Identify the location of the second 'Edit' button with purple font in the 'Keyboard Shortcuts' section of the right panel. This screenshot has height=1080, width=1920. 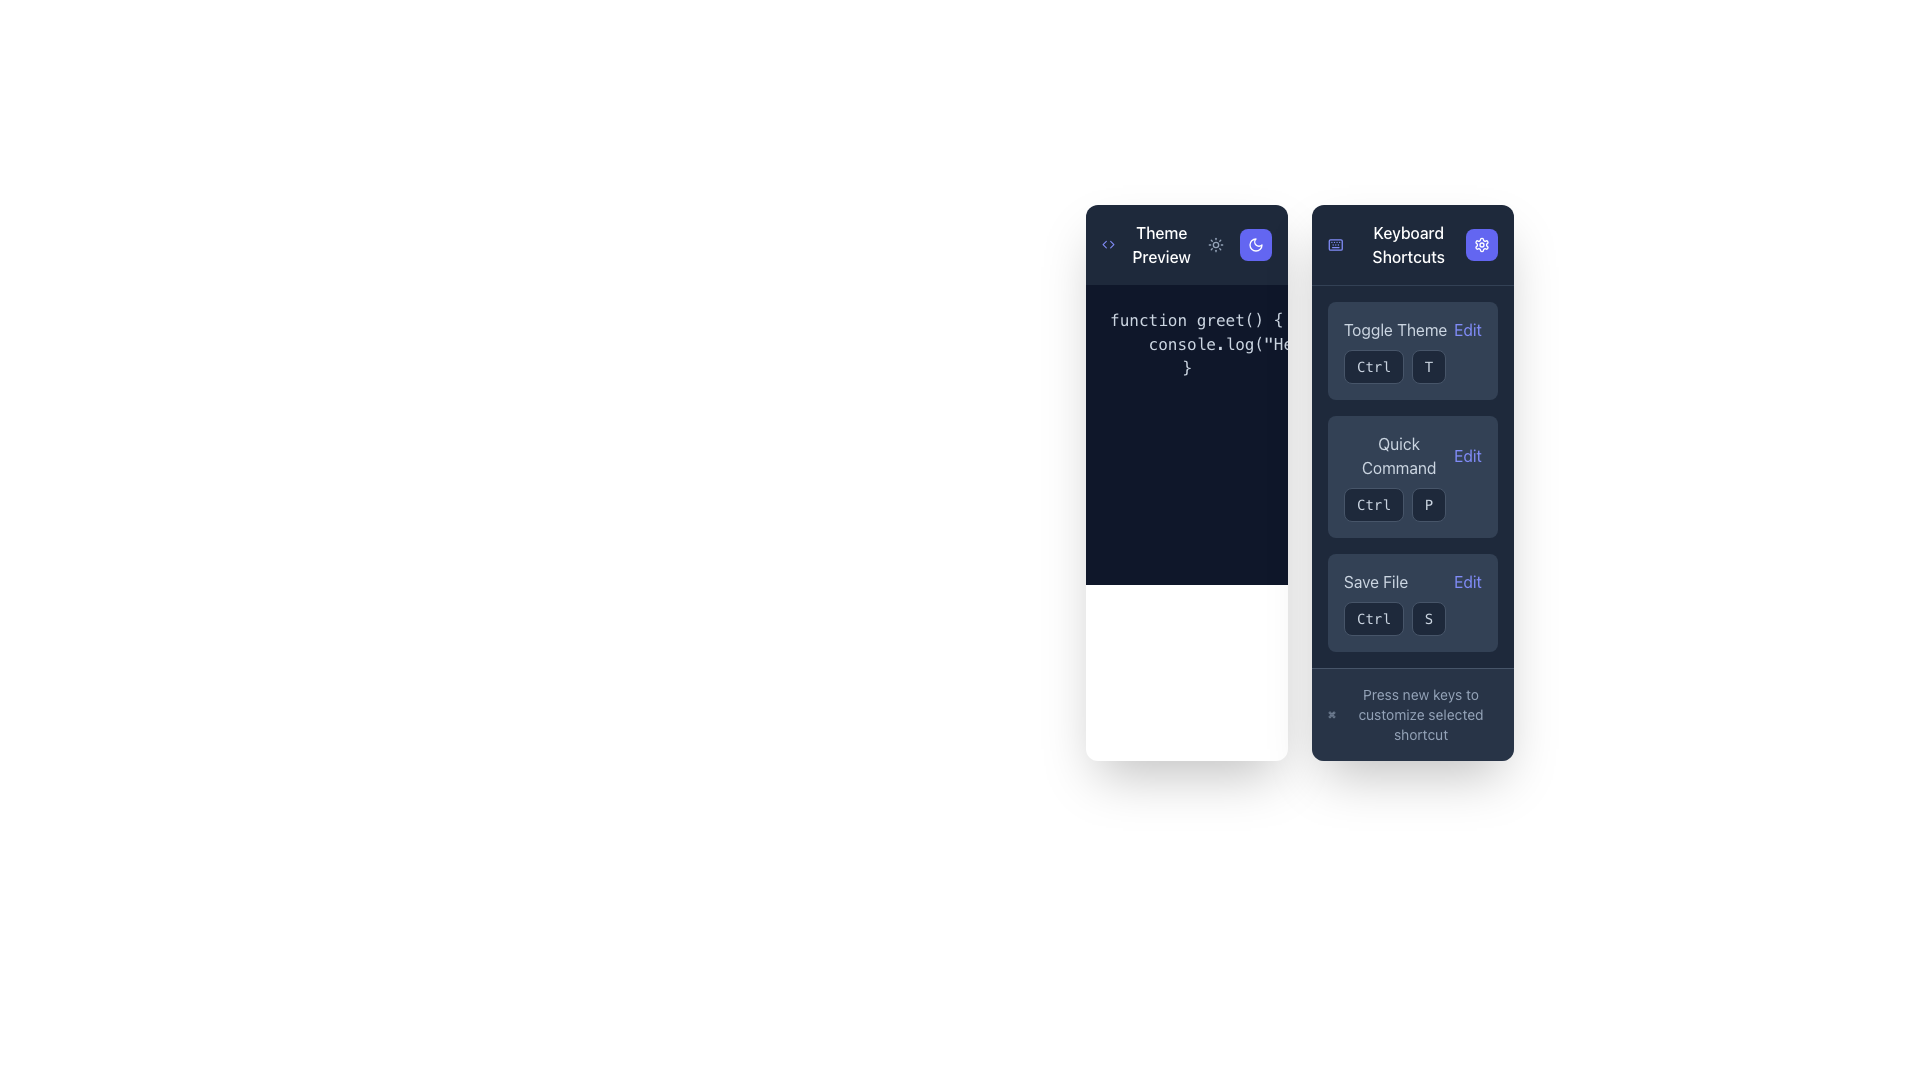
(1468, 455).